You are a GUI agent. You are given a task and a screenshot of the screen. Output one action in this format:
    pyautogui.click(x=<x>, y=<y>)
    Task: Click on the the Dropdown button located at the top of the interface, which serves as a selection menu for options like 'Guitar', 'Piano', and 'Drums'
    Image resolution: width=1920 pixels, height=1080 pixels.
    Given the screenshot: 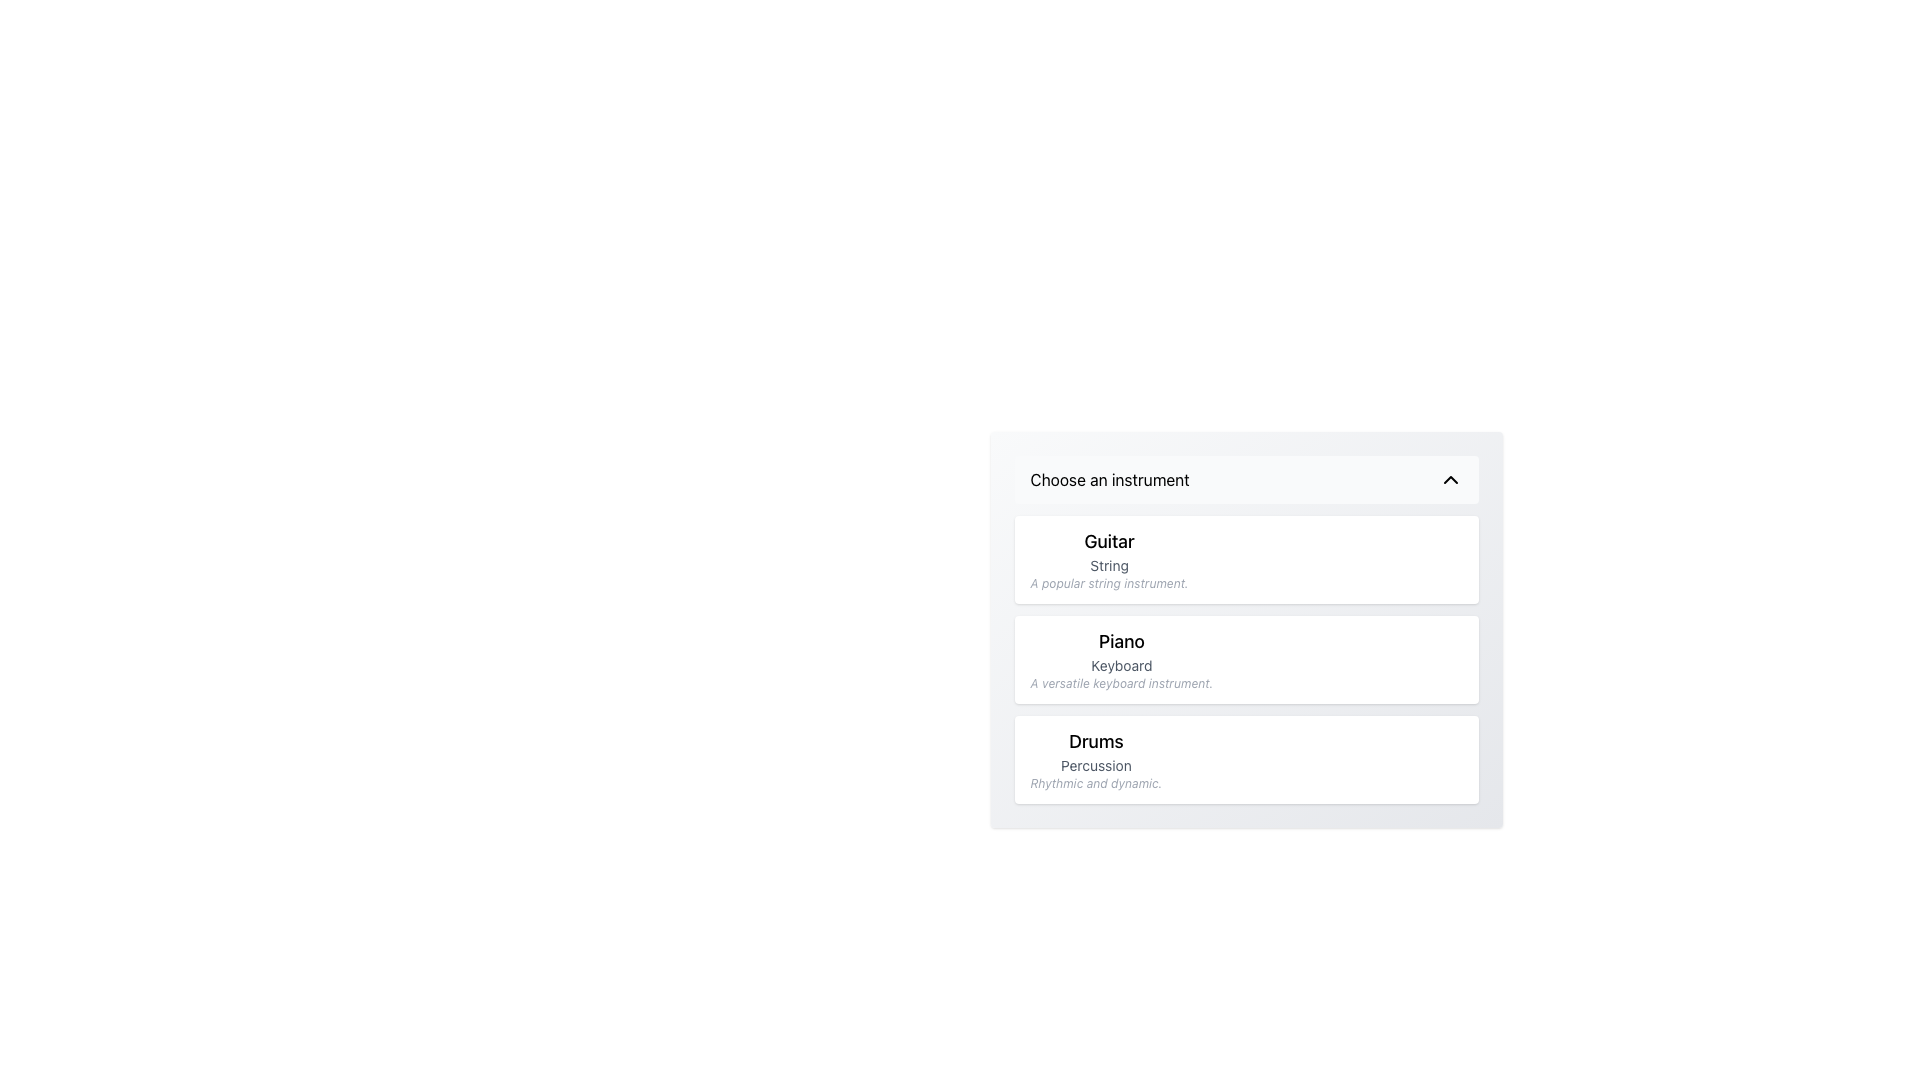 What is the action you would take?
    pyautogui.click(x=1245, y=479)
    